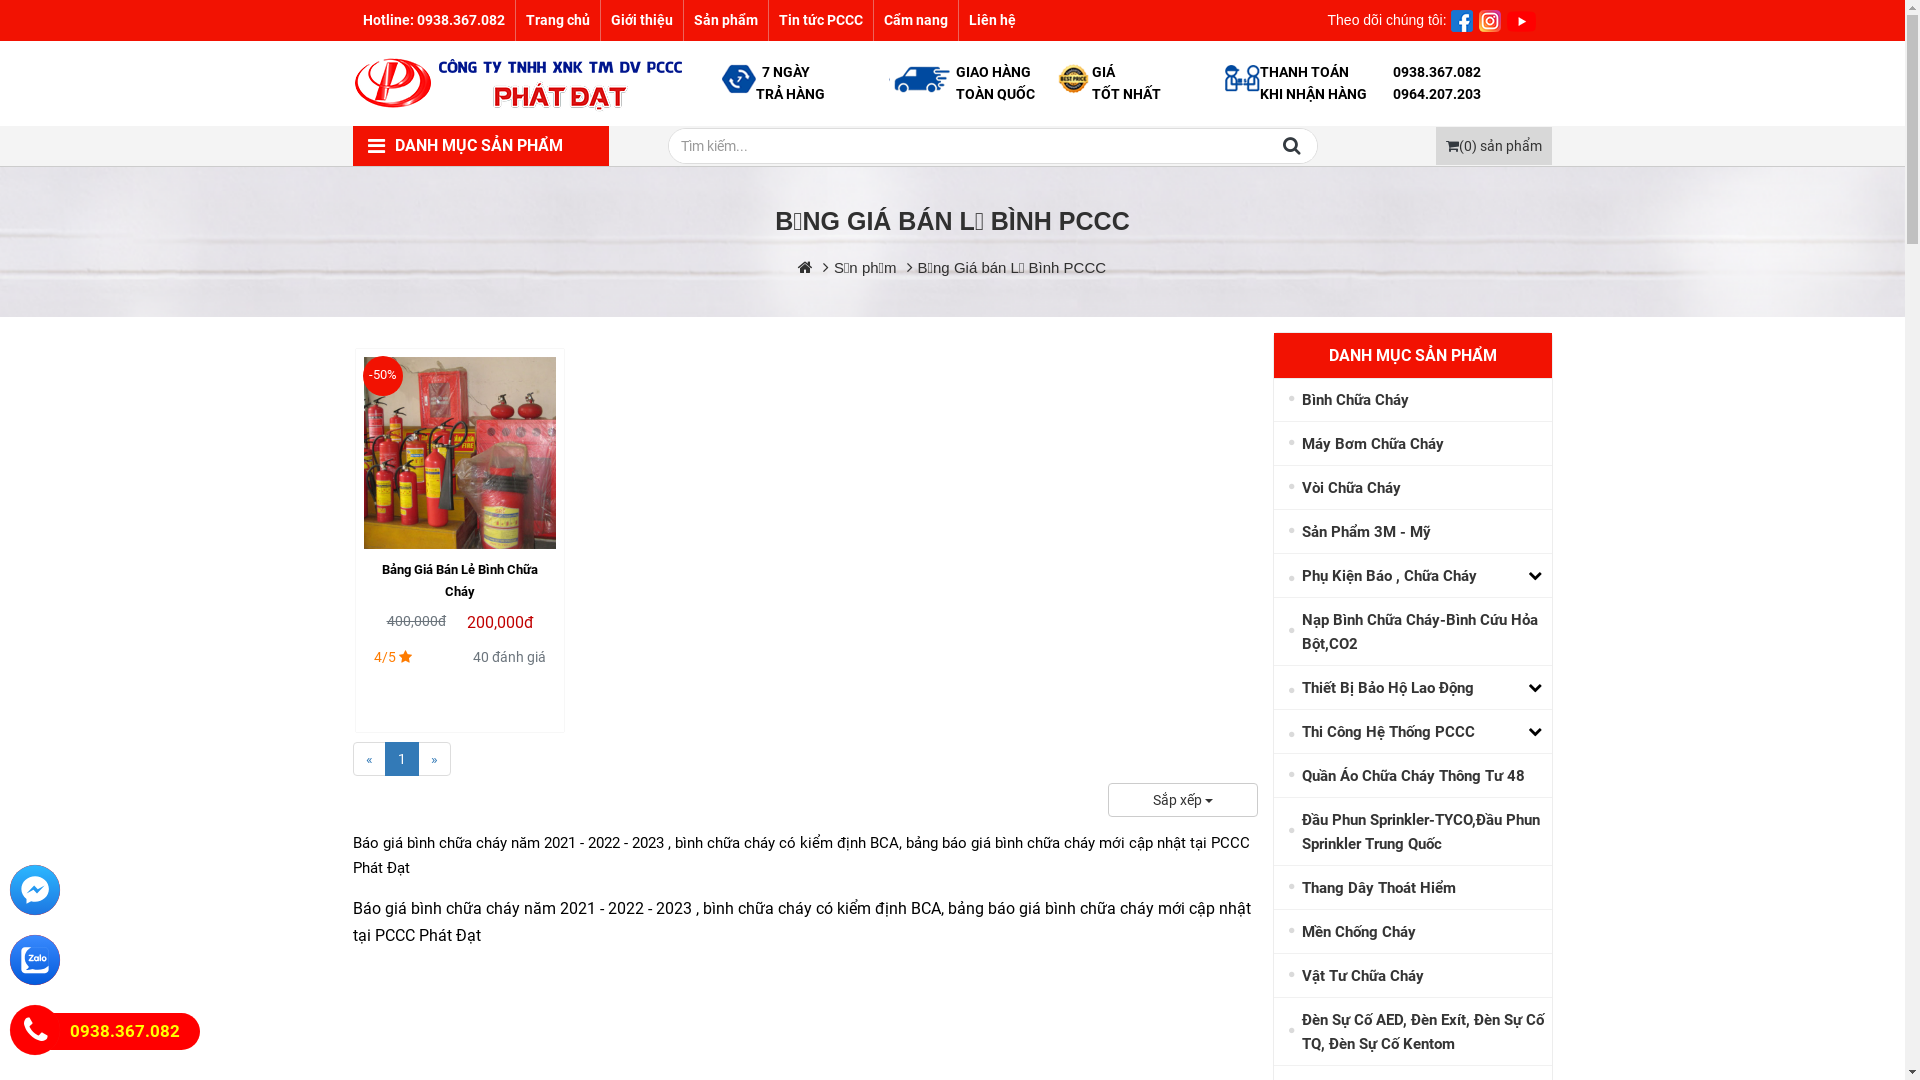 This screenshot has width=1920, height=1080. Describe the element at coordinates (431, 19) in the screenshot. I see `'Hotline: 0938.367.082'` at that location.